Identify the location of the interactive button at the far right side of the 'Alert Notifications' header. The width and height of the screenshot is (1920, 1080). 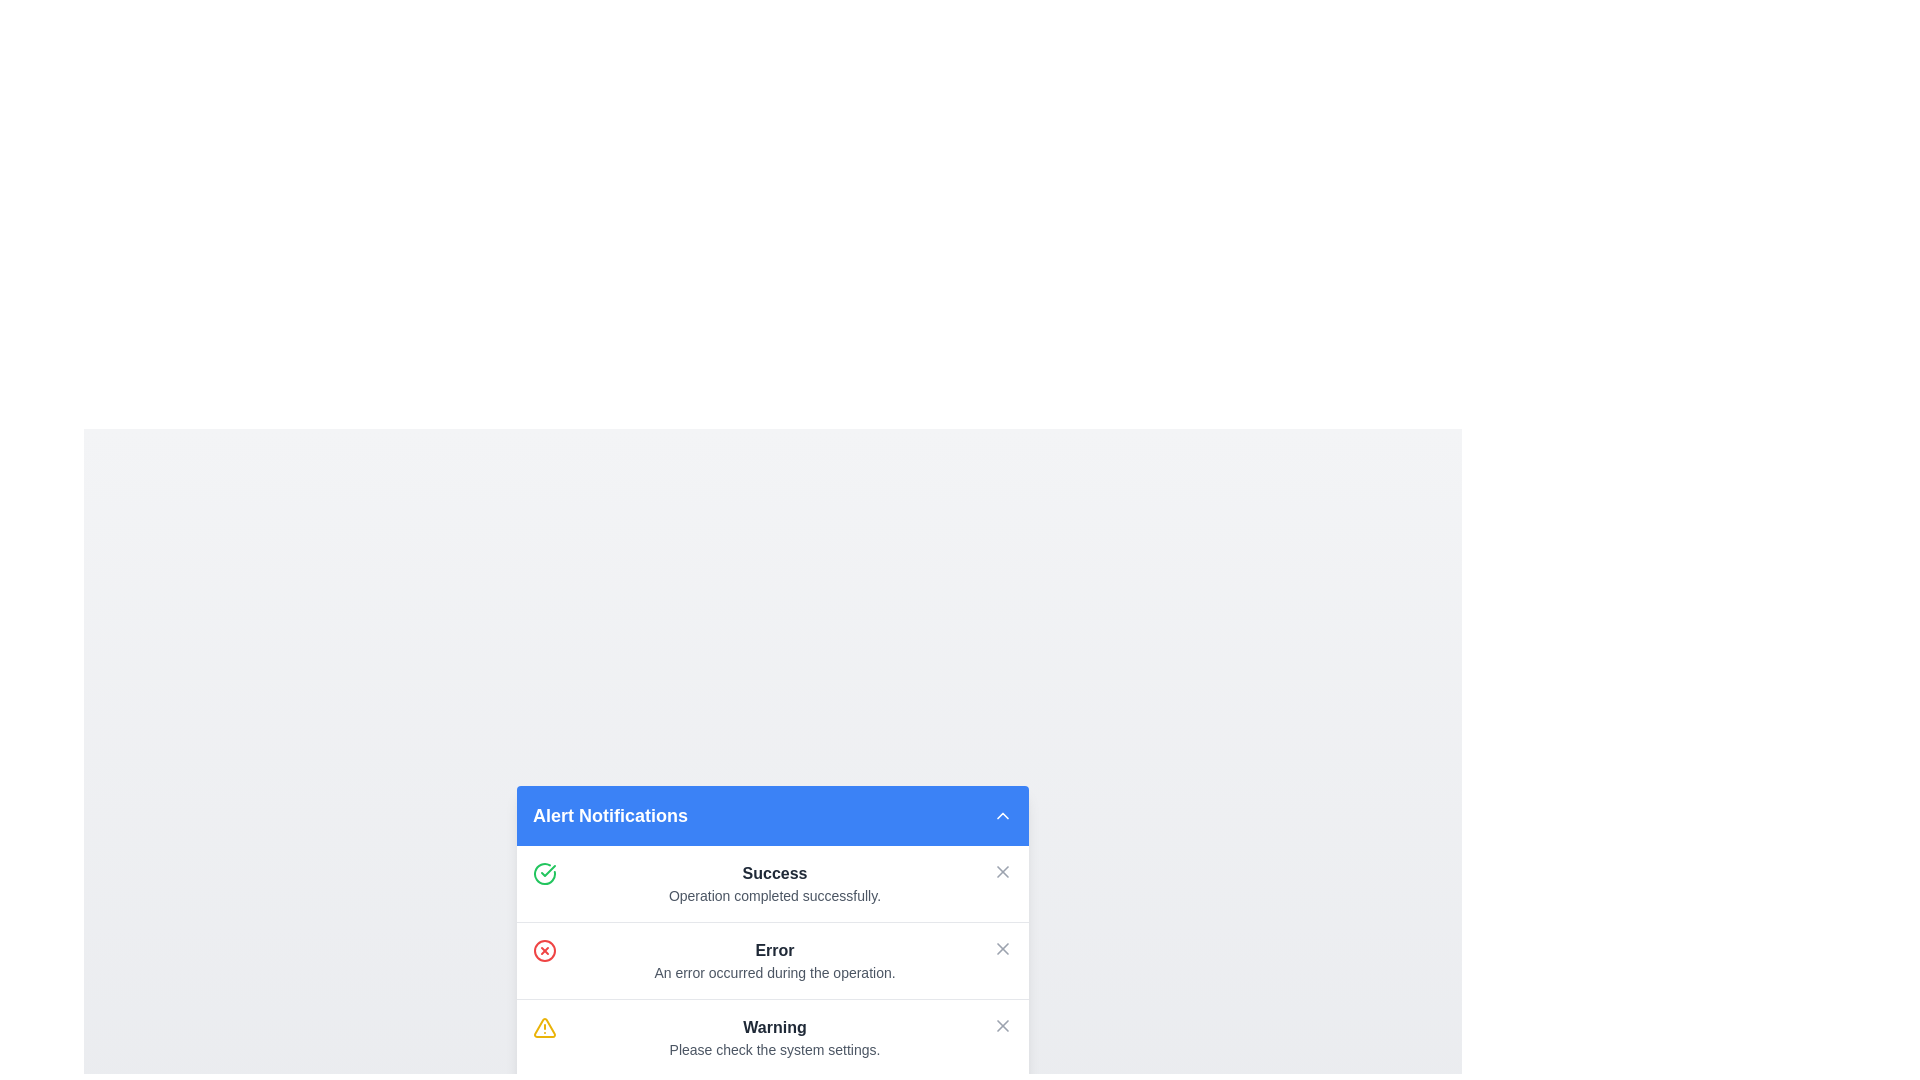
(1003, 814).